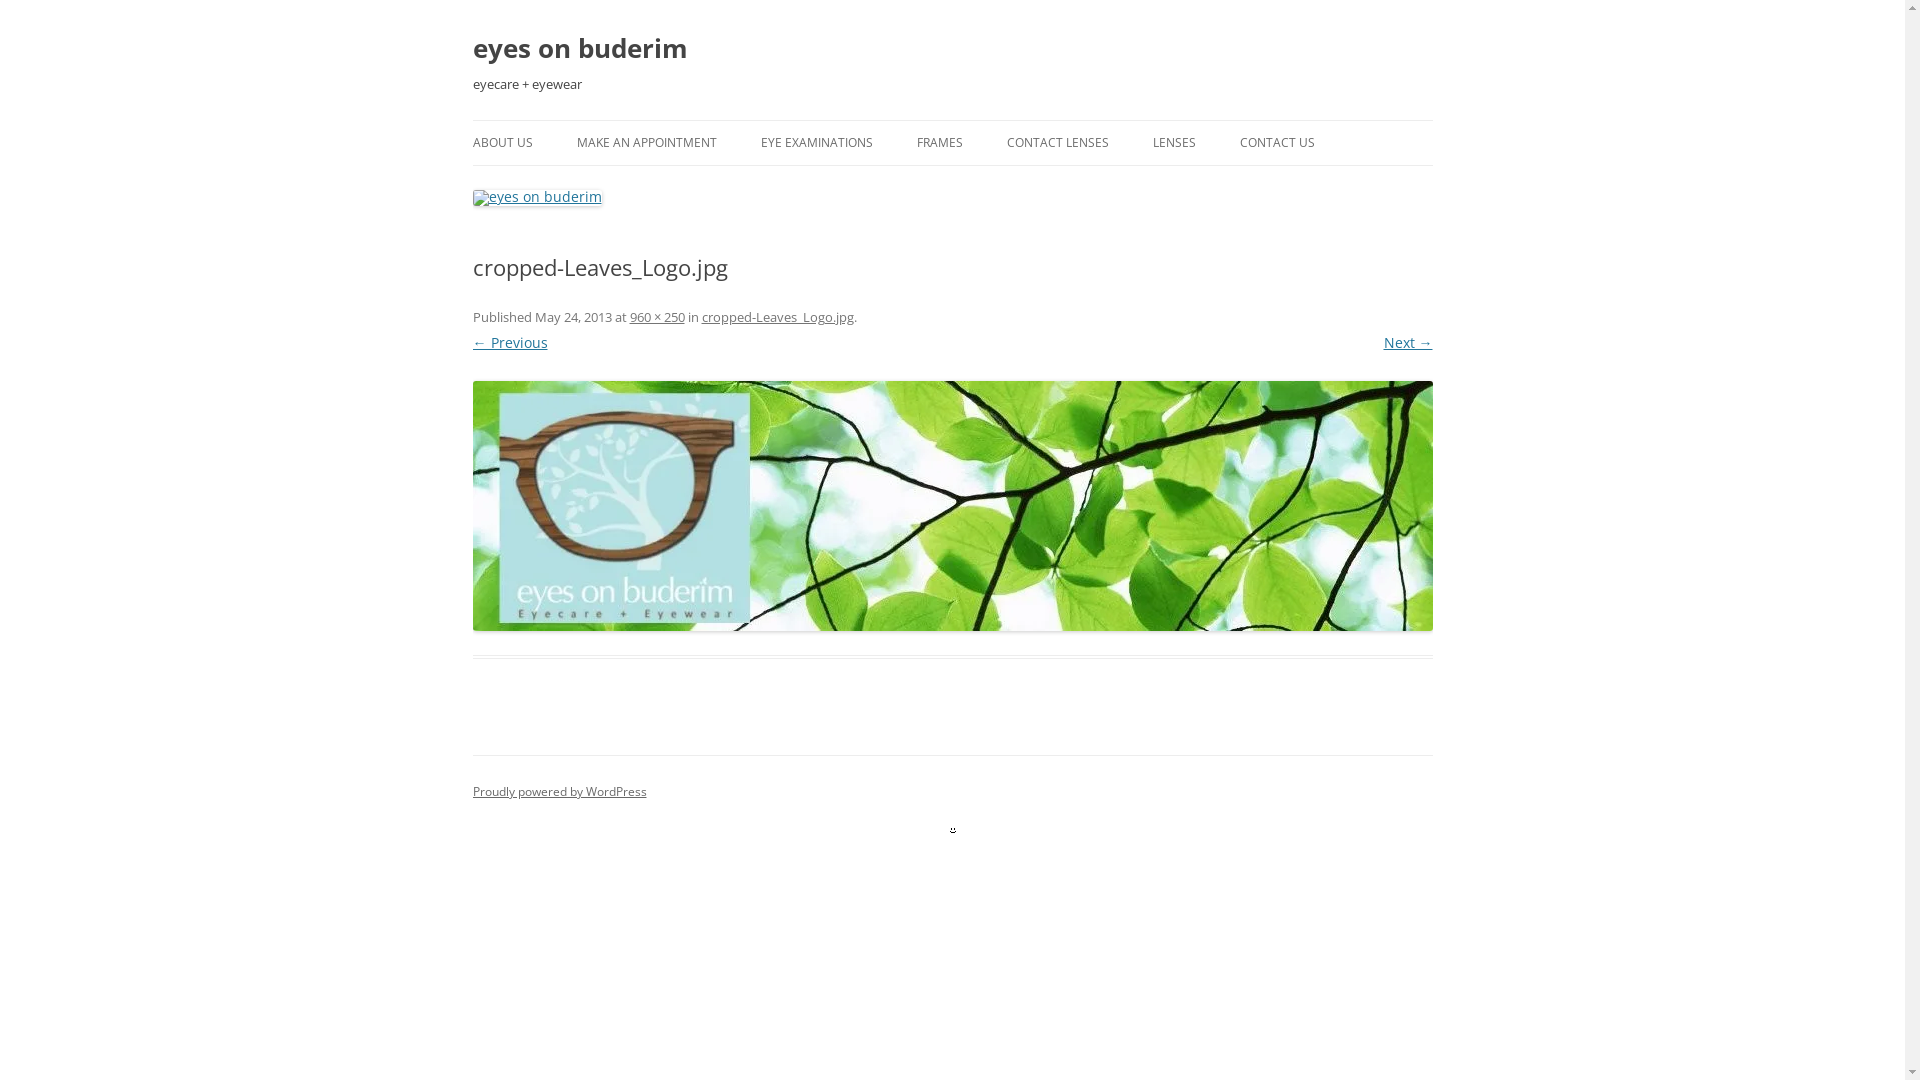 This screenshot has width=1920, height=1080. I want to click on 'MAKE AN APPOINTMENT', so click(646, 141).